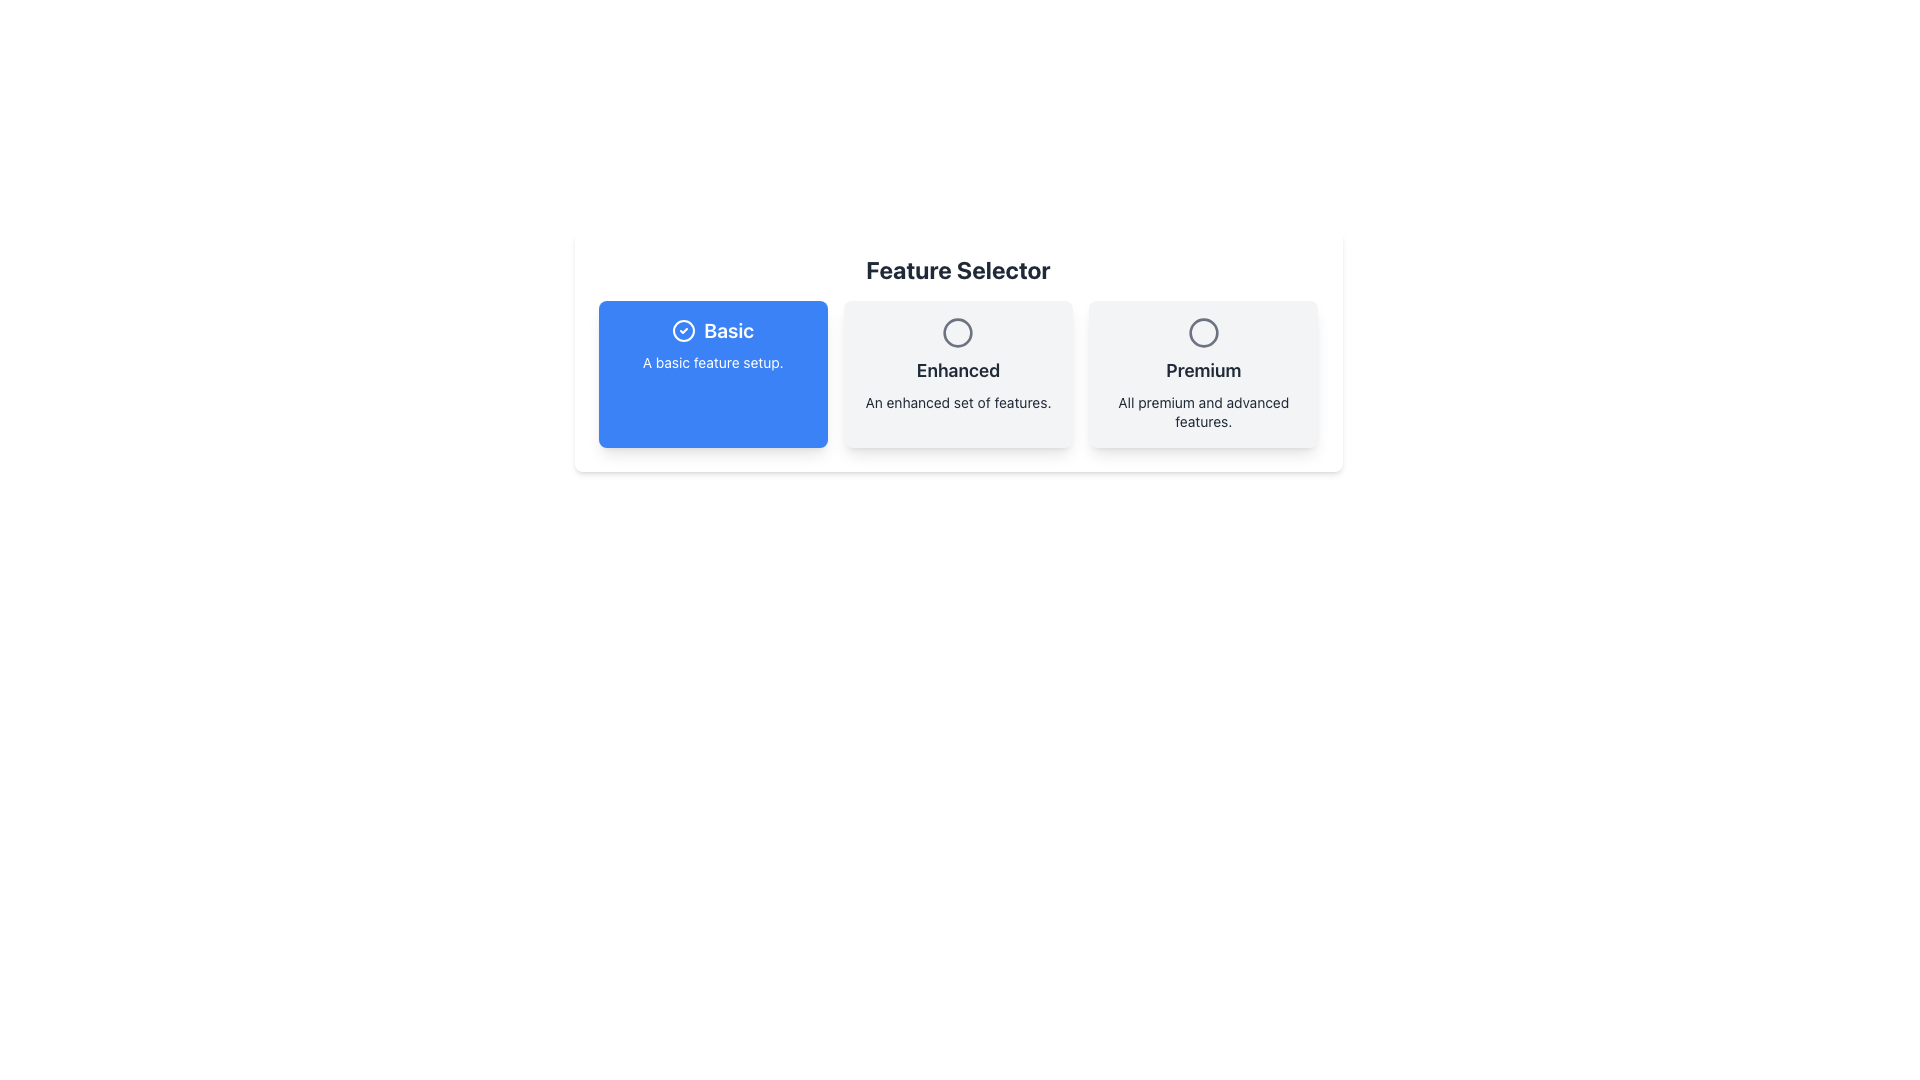 The image size is (1920, 1080). Describe the element at coordinates (957, 331) in the screenshot. I see `the 'Enhanced' icon, which represents an option or feature and is located at the top-center of the middle card in a horizontal set of three cards` at that location.